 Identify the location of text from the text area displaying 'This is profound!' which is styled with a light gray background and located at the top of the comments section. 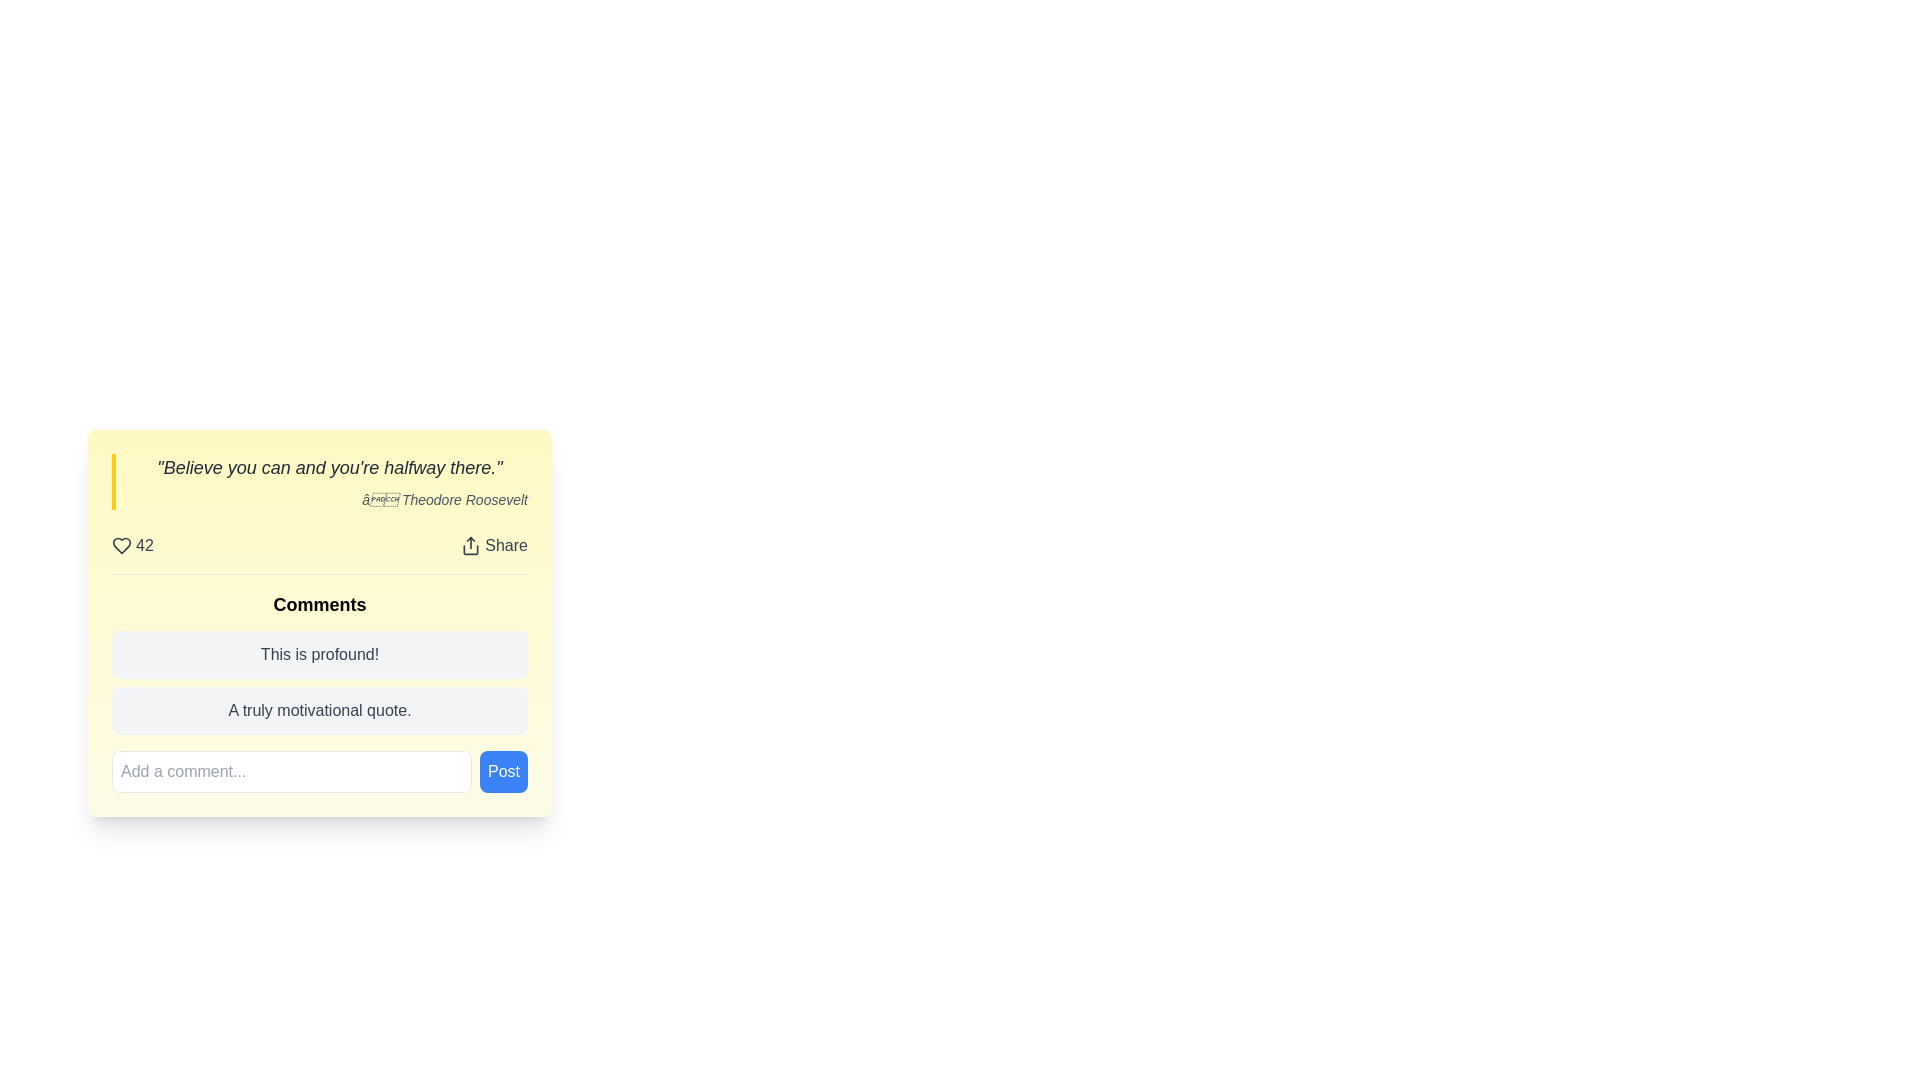
(320, 655).